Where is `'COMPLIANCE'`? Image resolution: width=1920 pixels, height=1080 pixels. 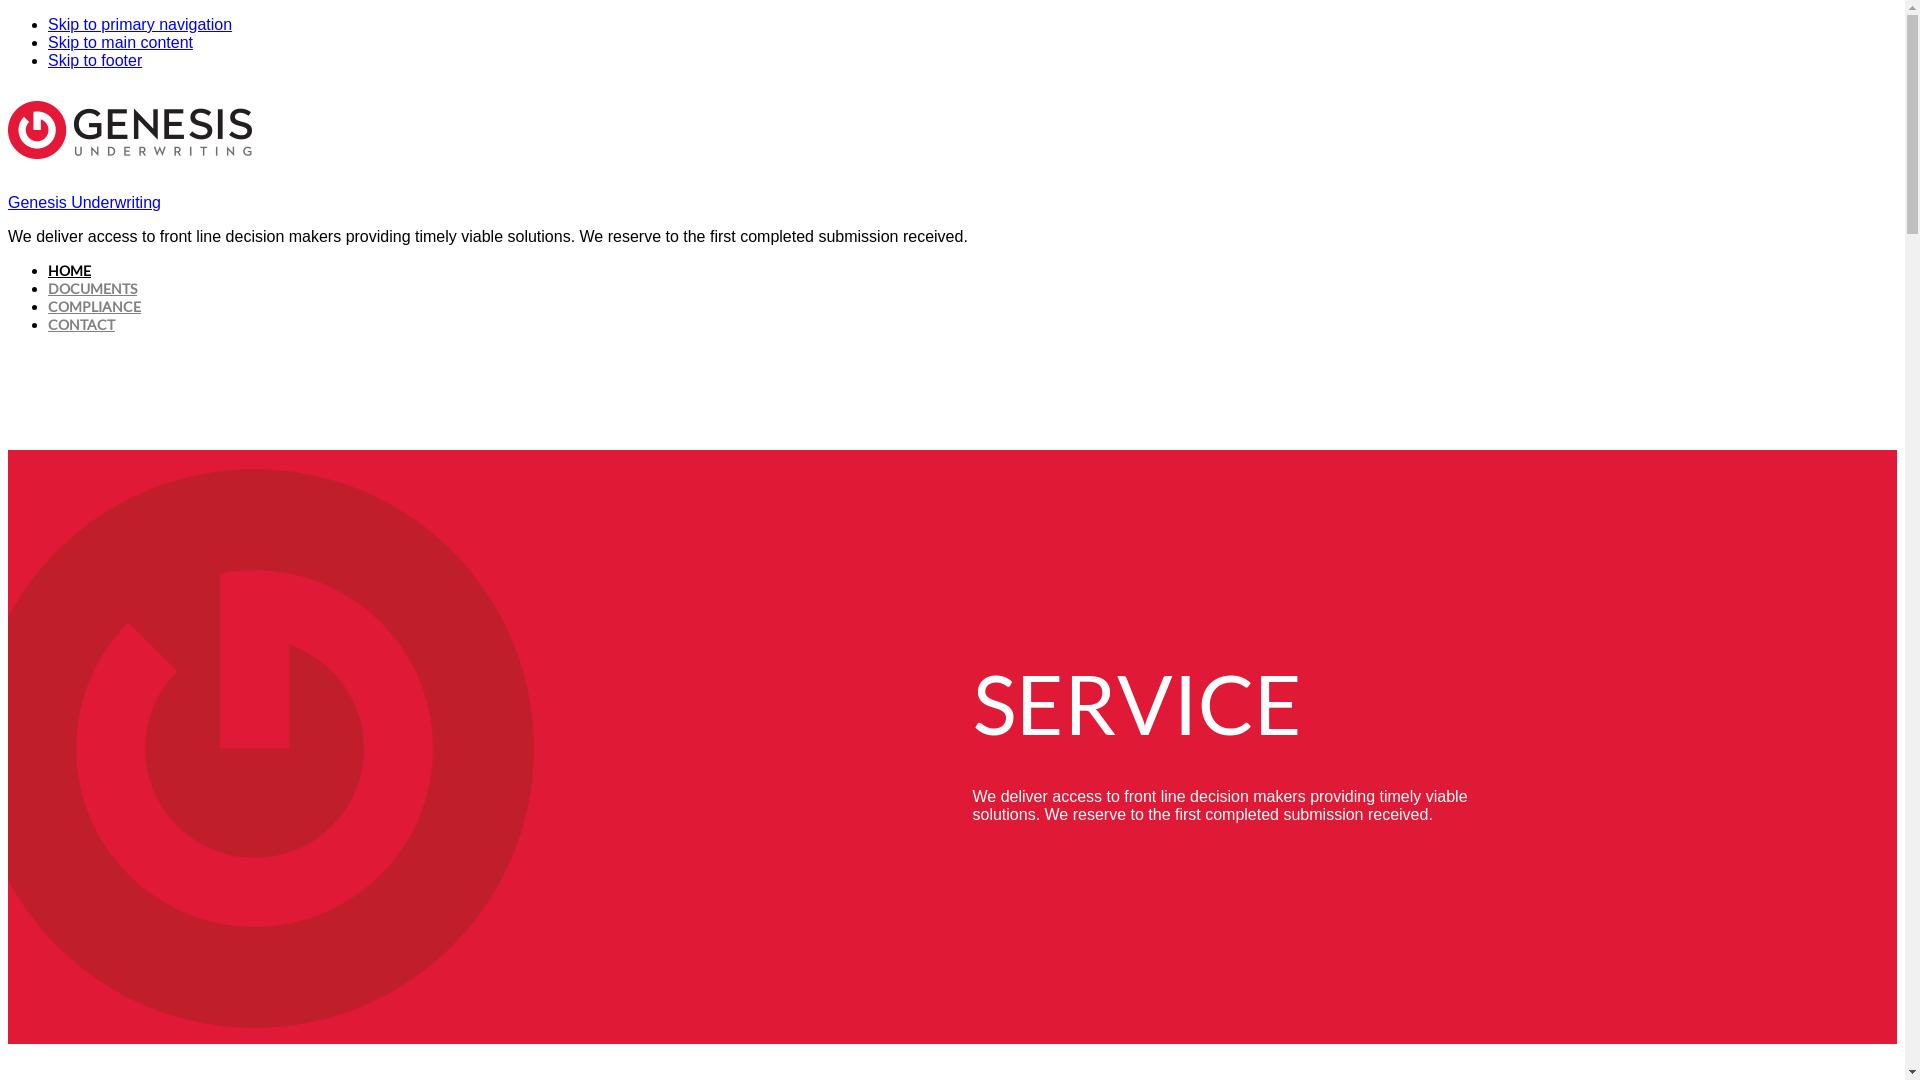 'COMPLIANCE' is located at coordinates (93, 306).